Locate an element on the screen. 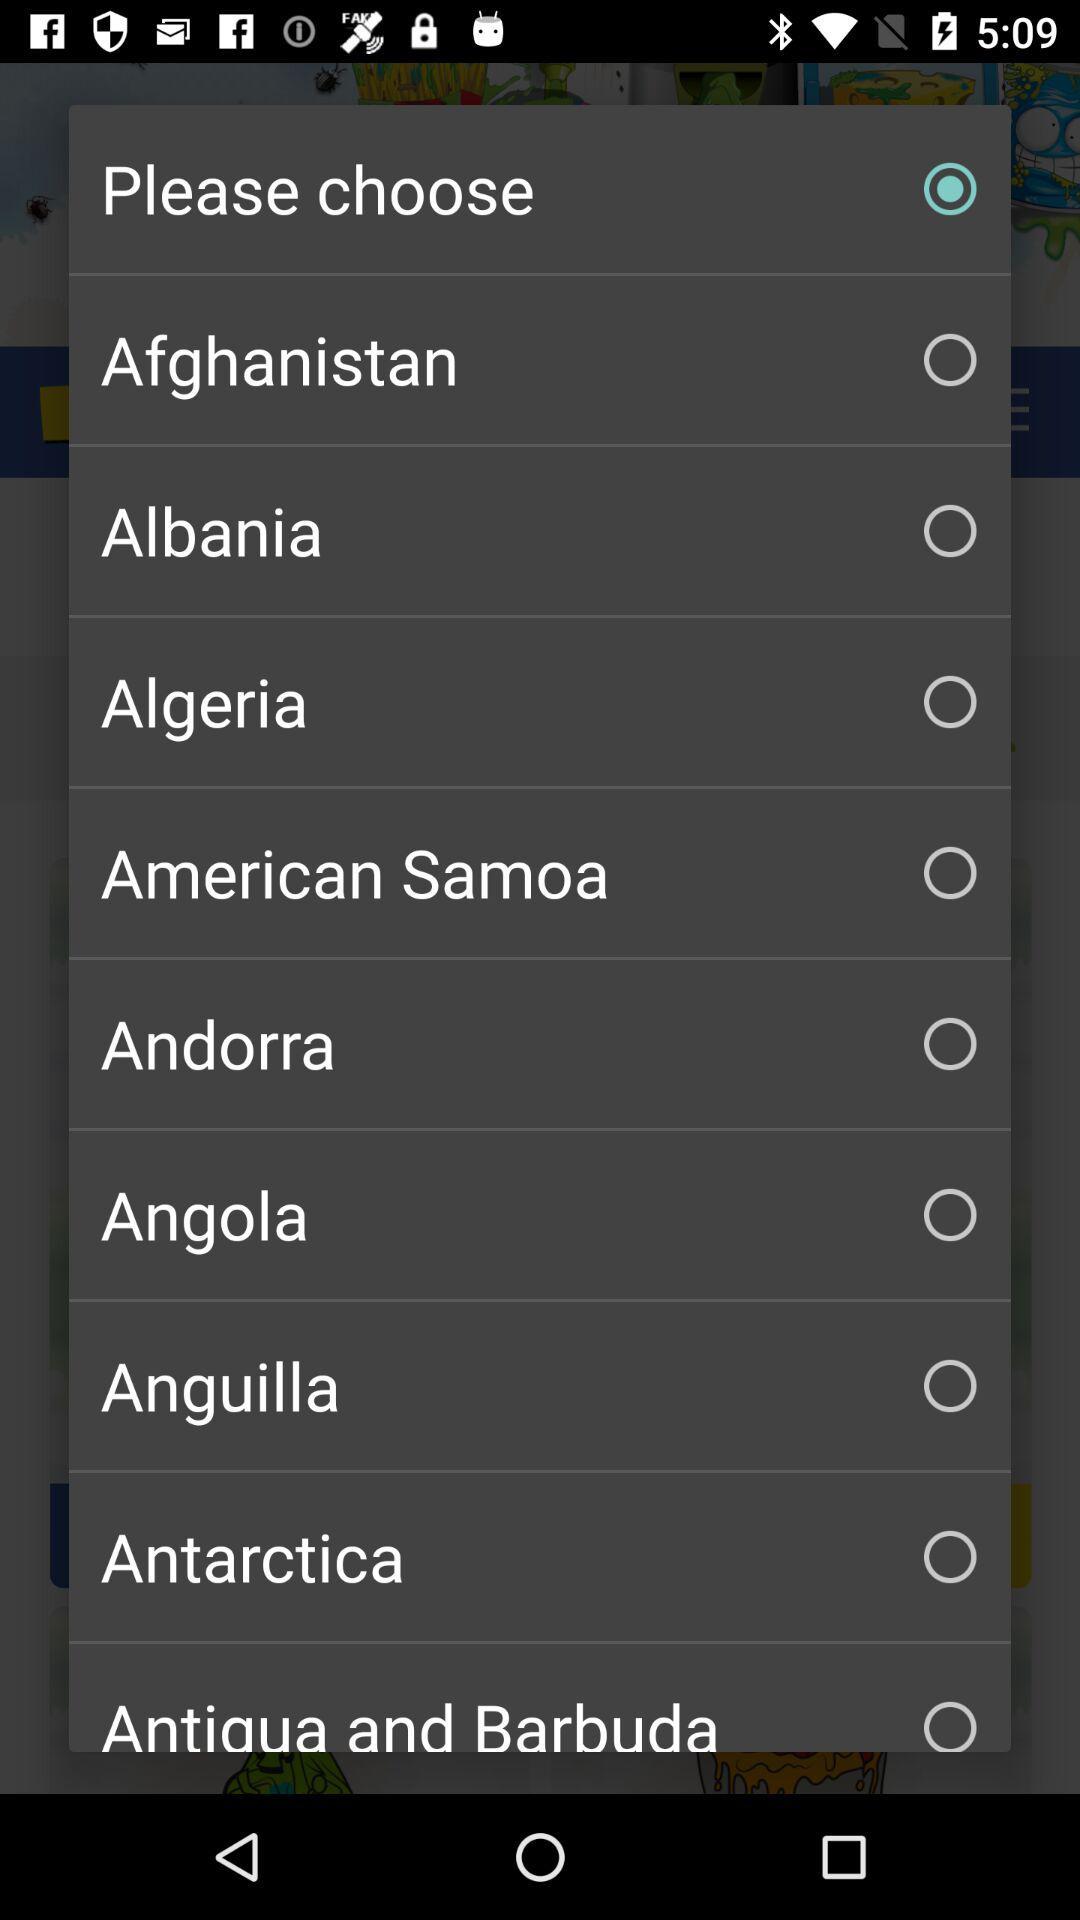  item above the algeria is located at coordinates (540, 531).